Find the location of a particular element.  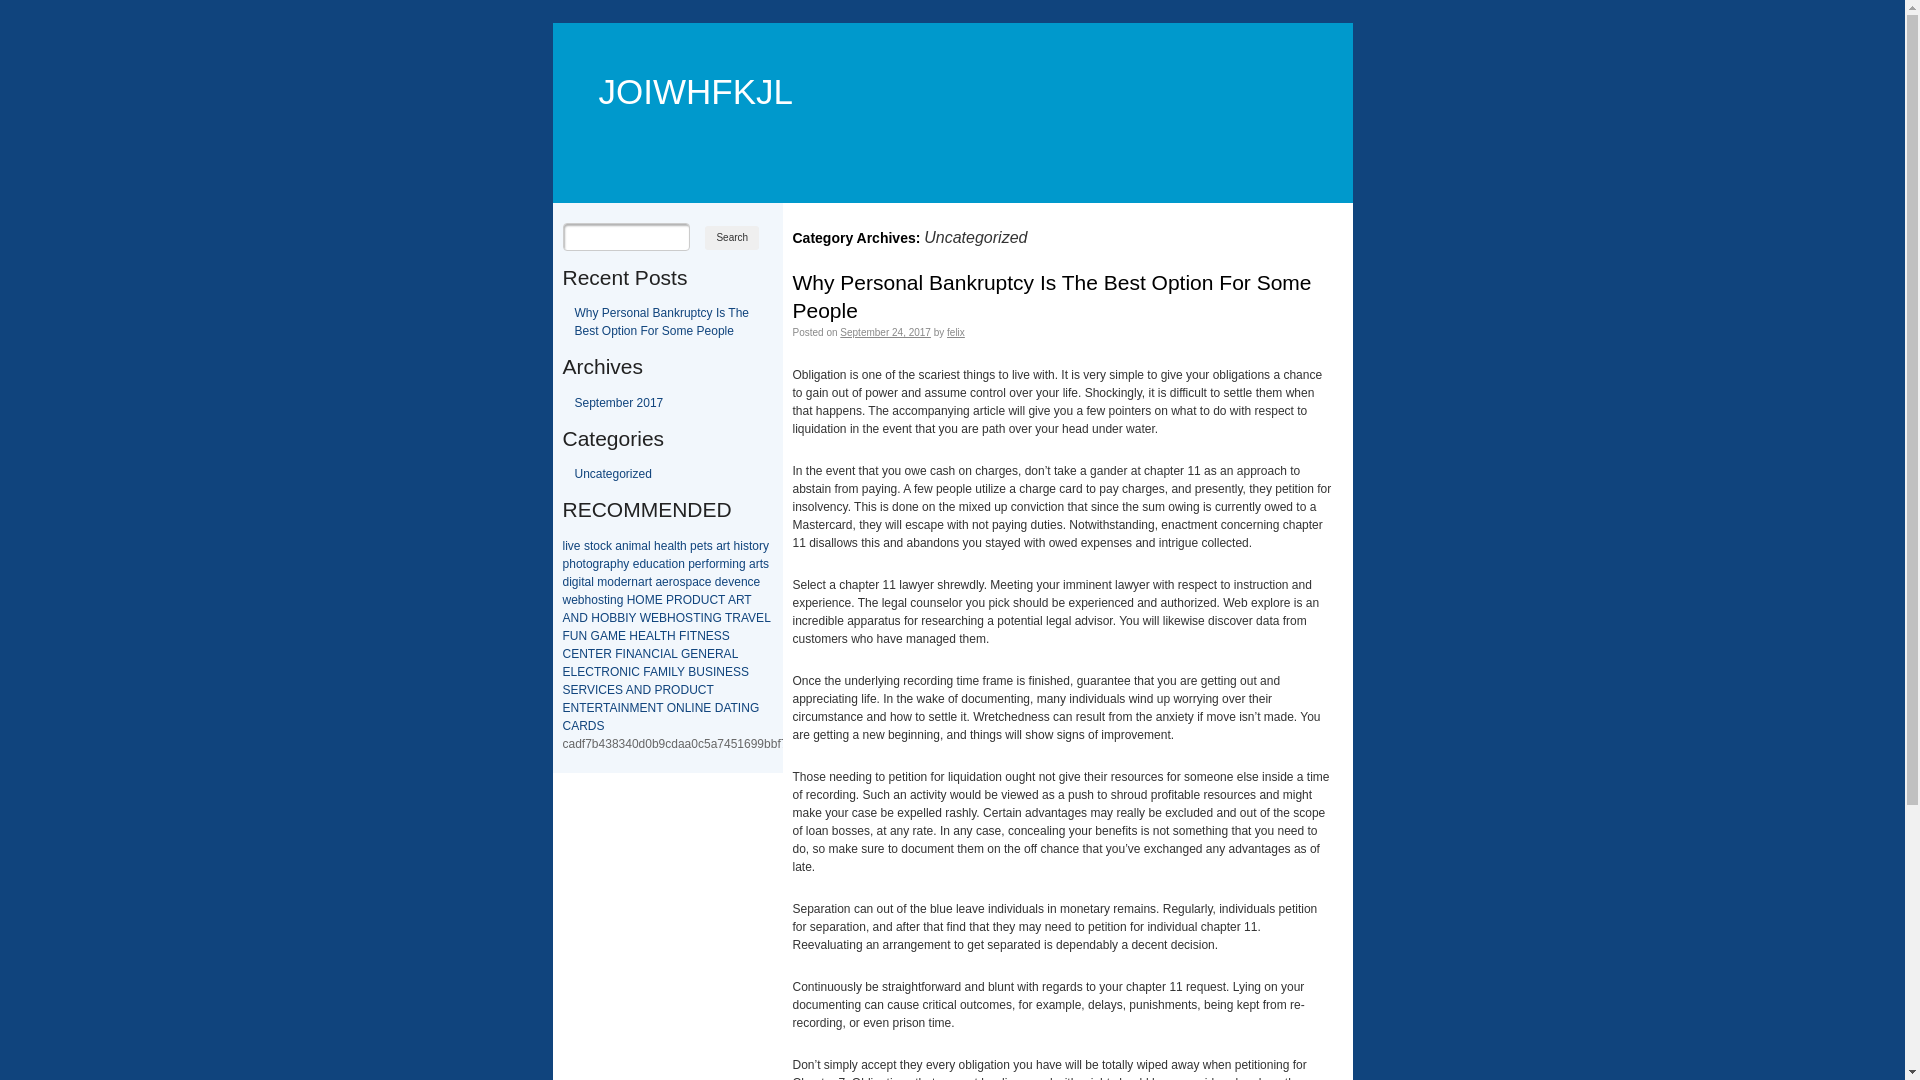

'E' is located at coordinates (758, 616).